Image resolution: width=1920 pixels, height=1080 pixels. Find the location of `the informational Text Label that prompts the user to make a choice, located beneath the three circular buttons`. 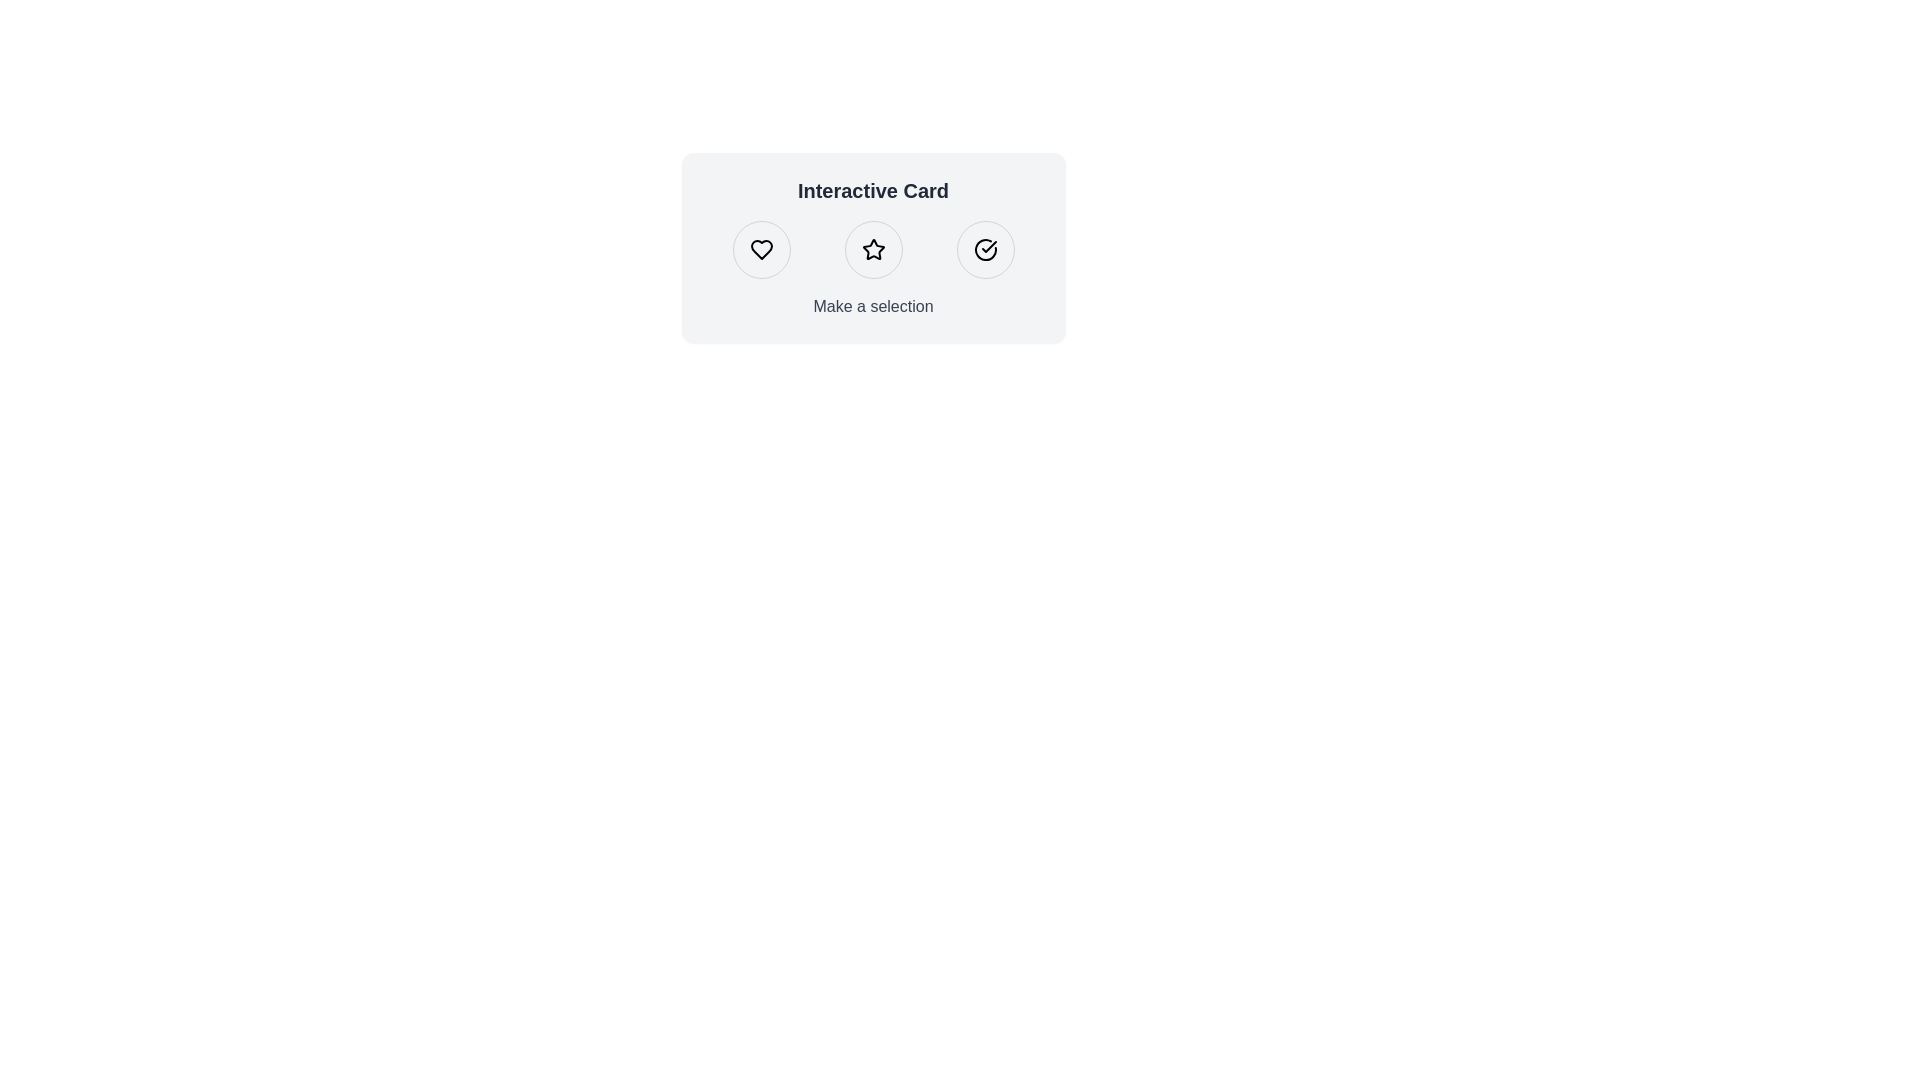

the informational Text Label that prompts the user to make a choice, located beneath the three circular buttons is located at coordinates (873, 307).